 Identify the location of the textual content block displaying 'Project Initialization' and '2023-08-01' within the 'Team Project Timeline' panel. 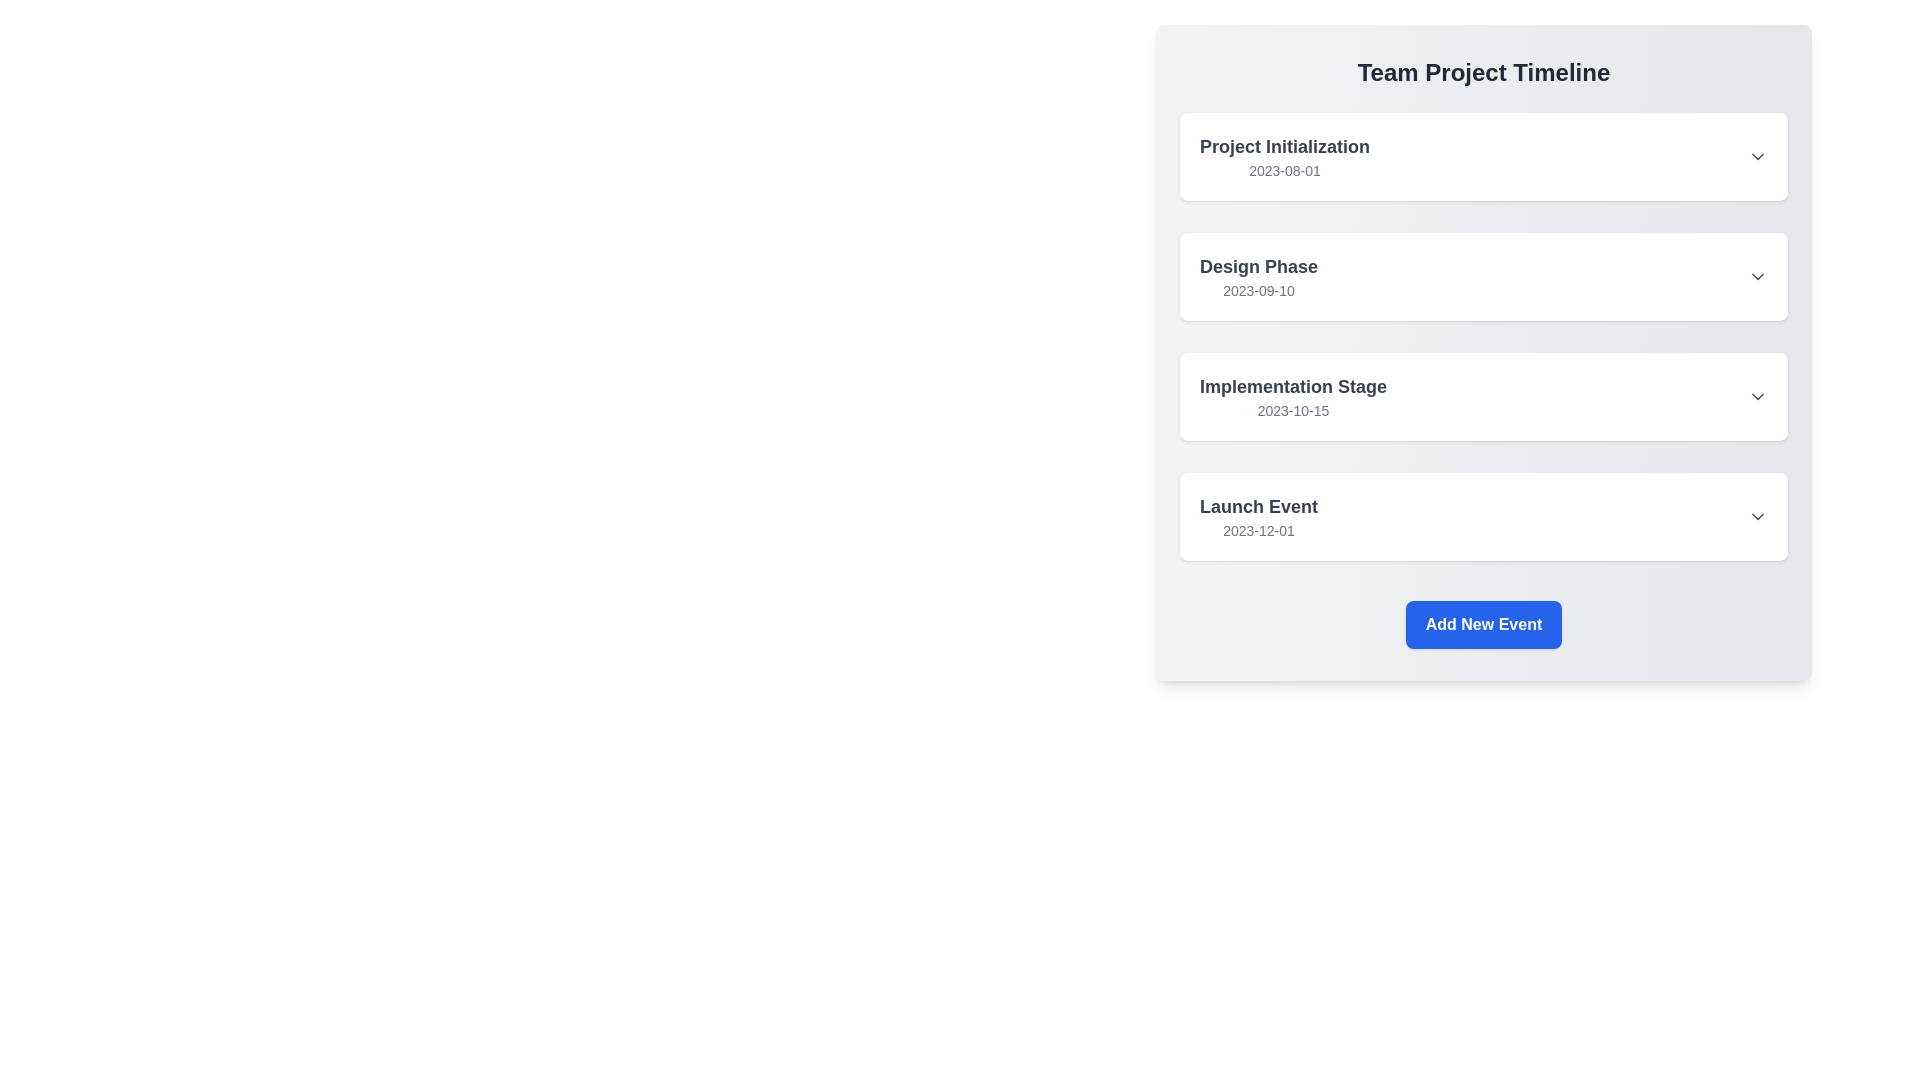
(1285, 156).